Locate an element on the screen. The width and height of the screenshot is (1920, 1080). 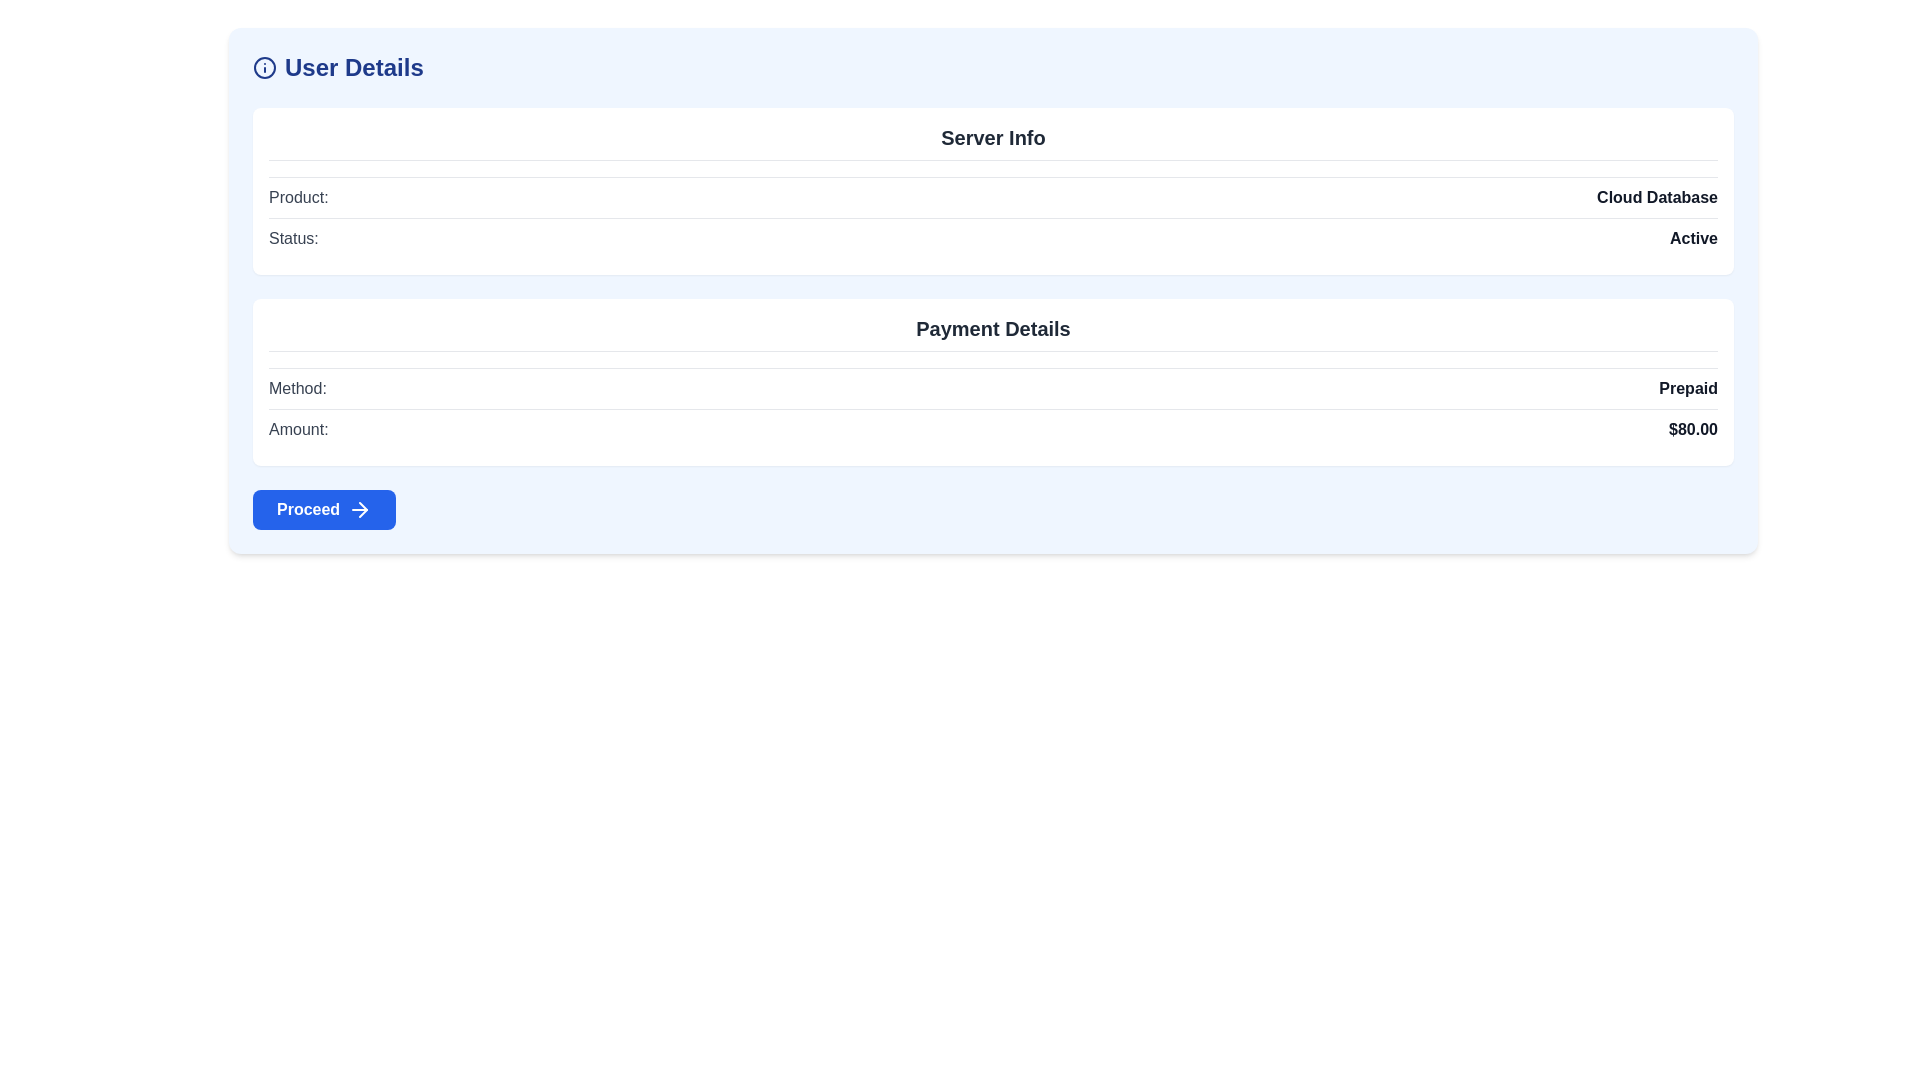
the text label displaying 'Method:' which is a slightly bold, medium-gray font and is aligned on the left side above 'Prepaid' in the 'Payment Details' section is located at coordinates (296, 389).